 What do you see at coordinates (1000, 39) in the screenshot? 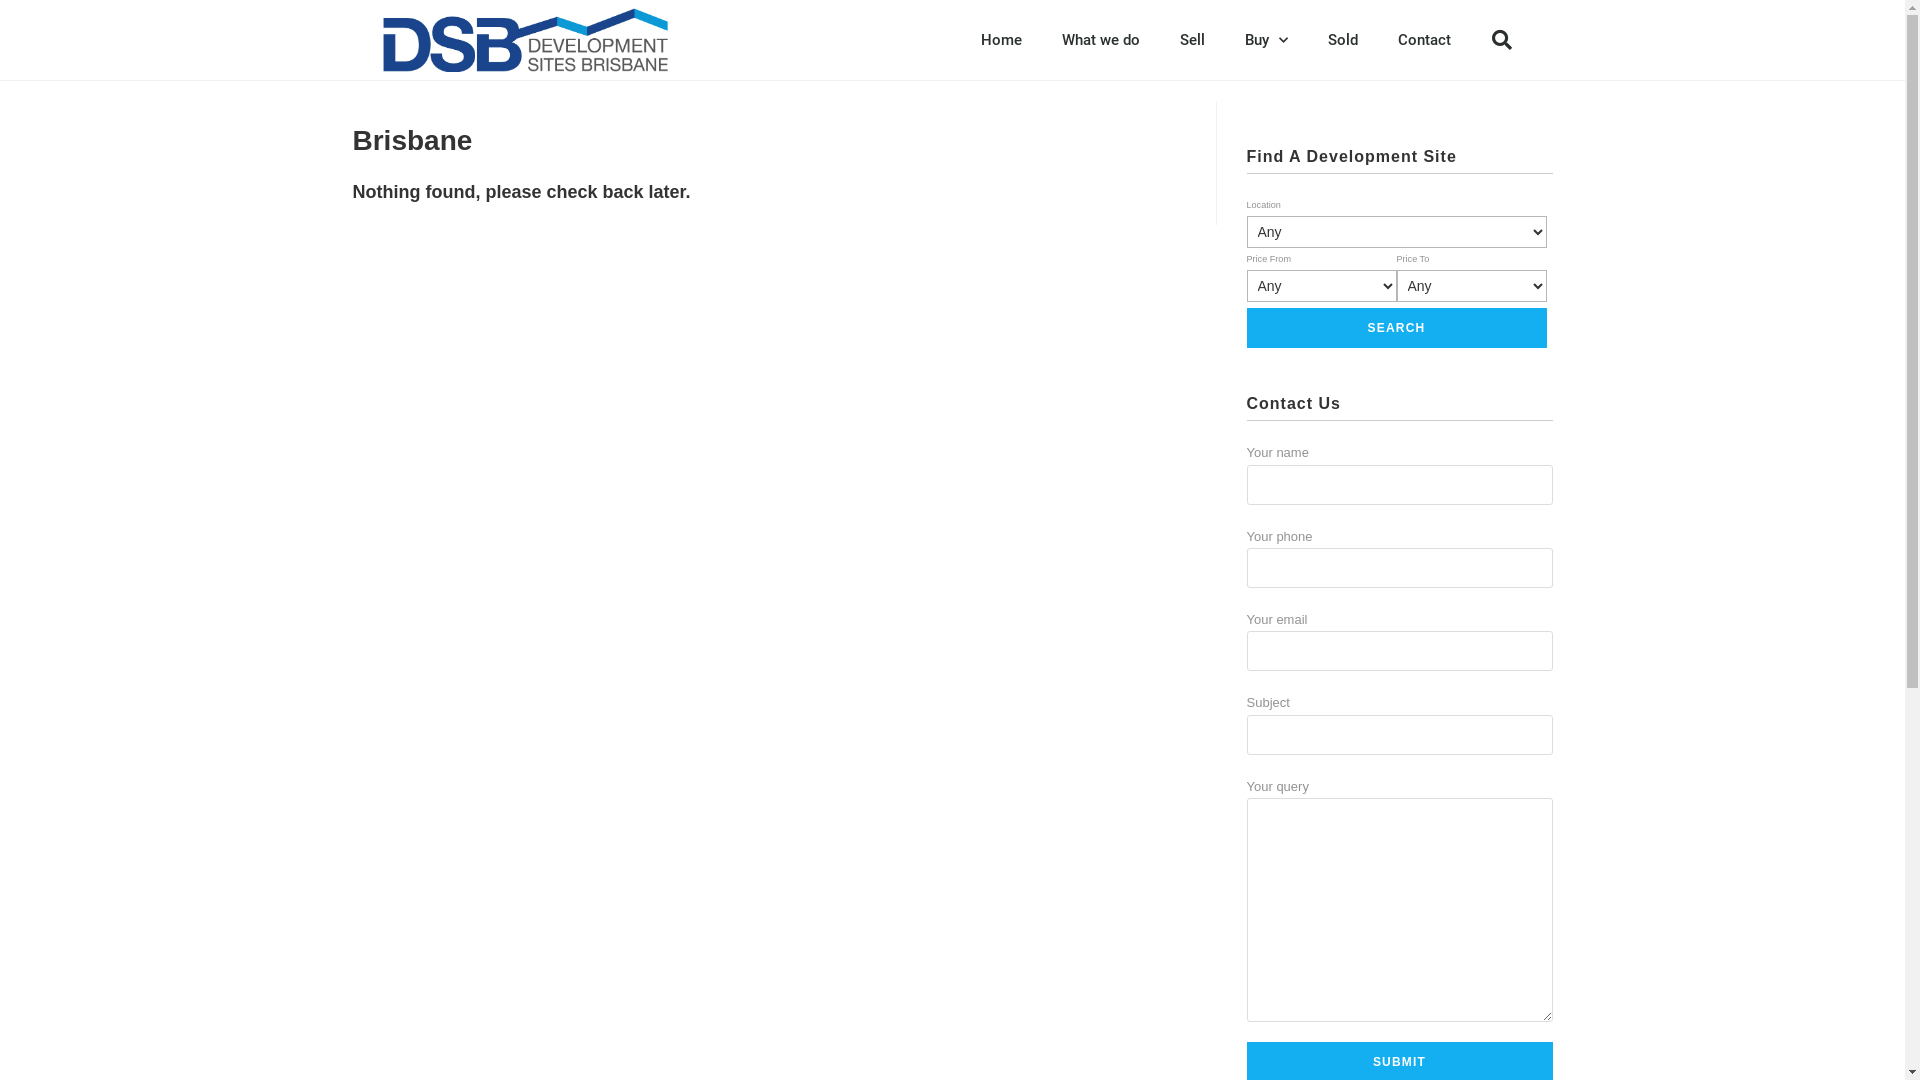
I see `'Home'` at bounding box center [1000, 39].